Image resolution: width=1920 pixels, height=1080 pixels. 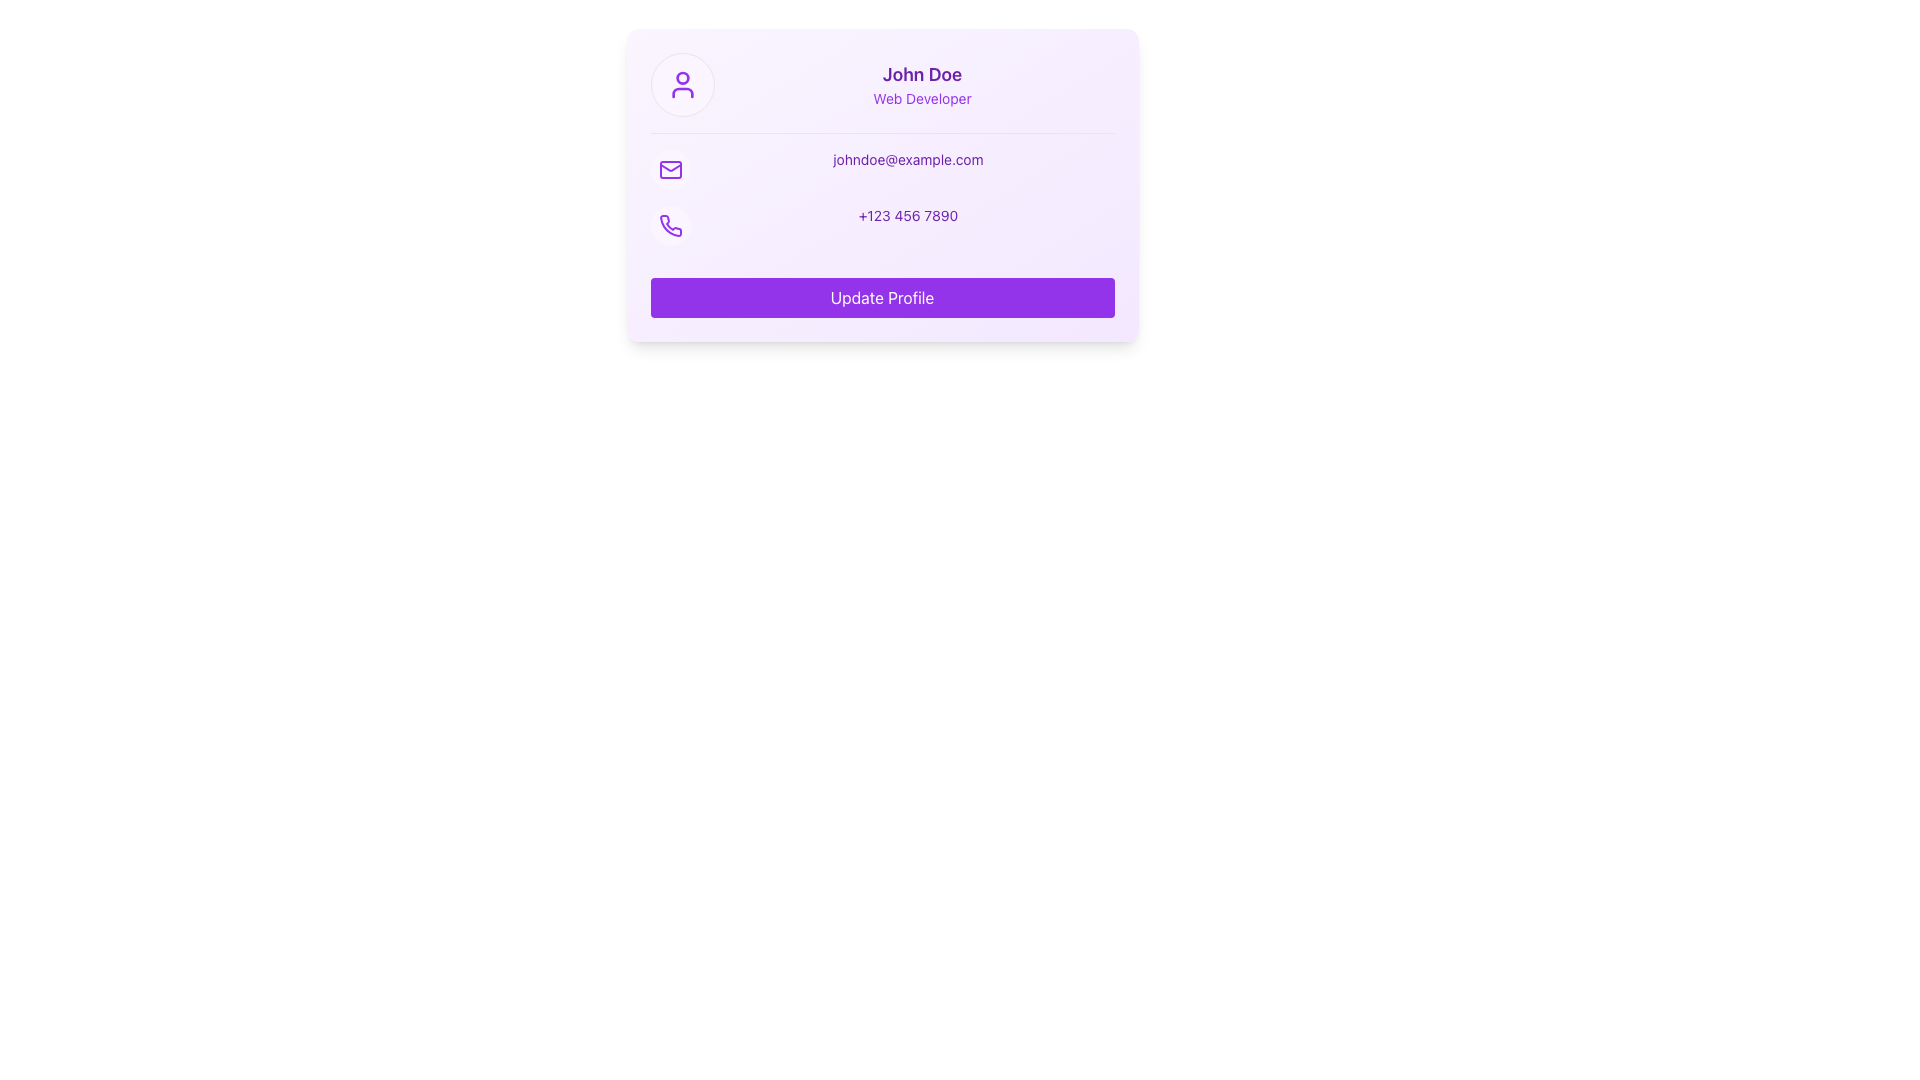 I want to click on the static text element displaying 'John Doe' in bold purple text, positioned at the top-center of the card interface, so click(x=921, y=73).